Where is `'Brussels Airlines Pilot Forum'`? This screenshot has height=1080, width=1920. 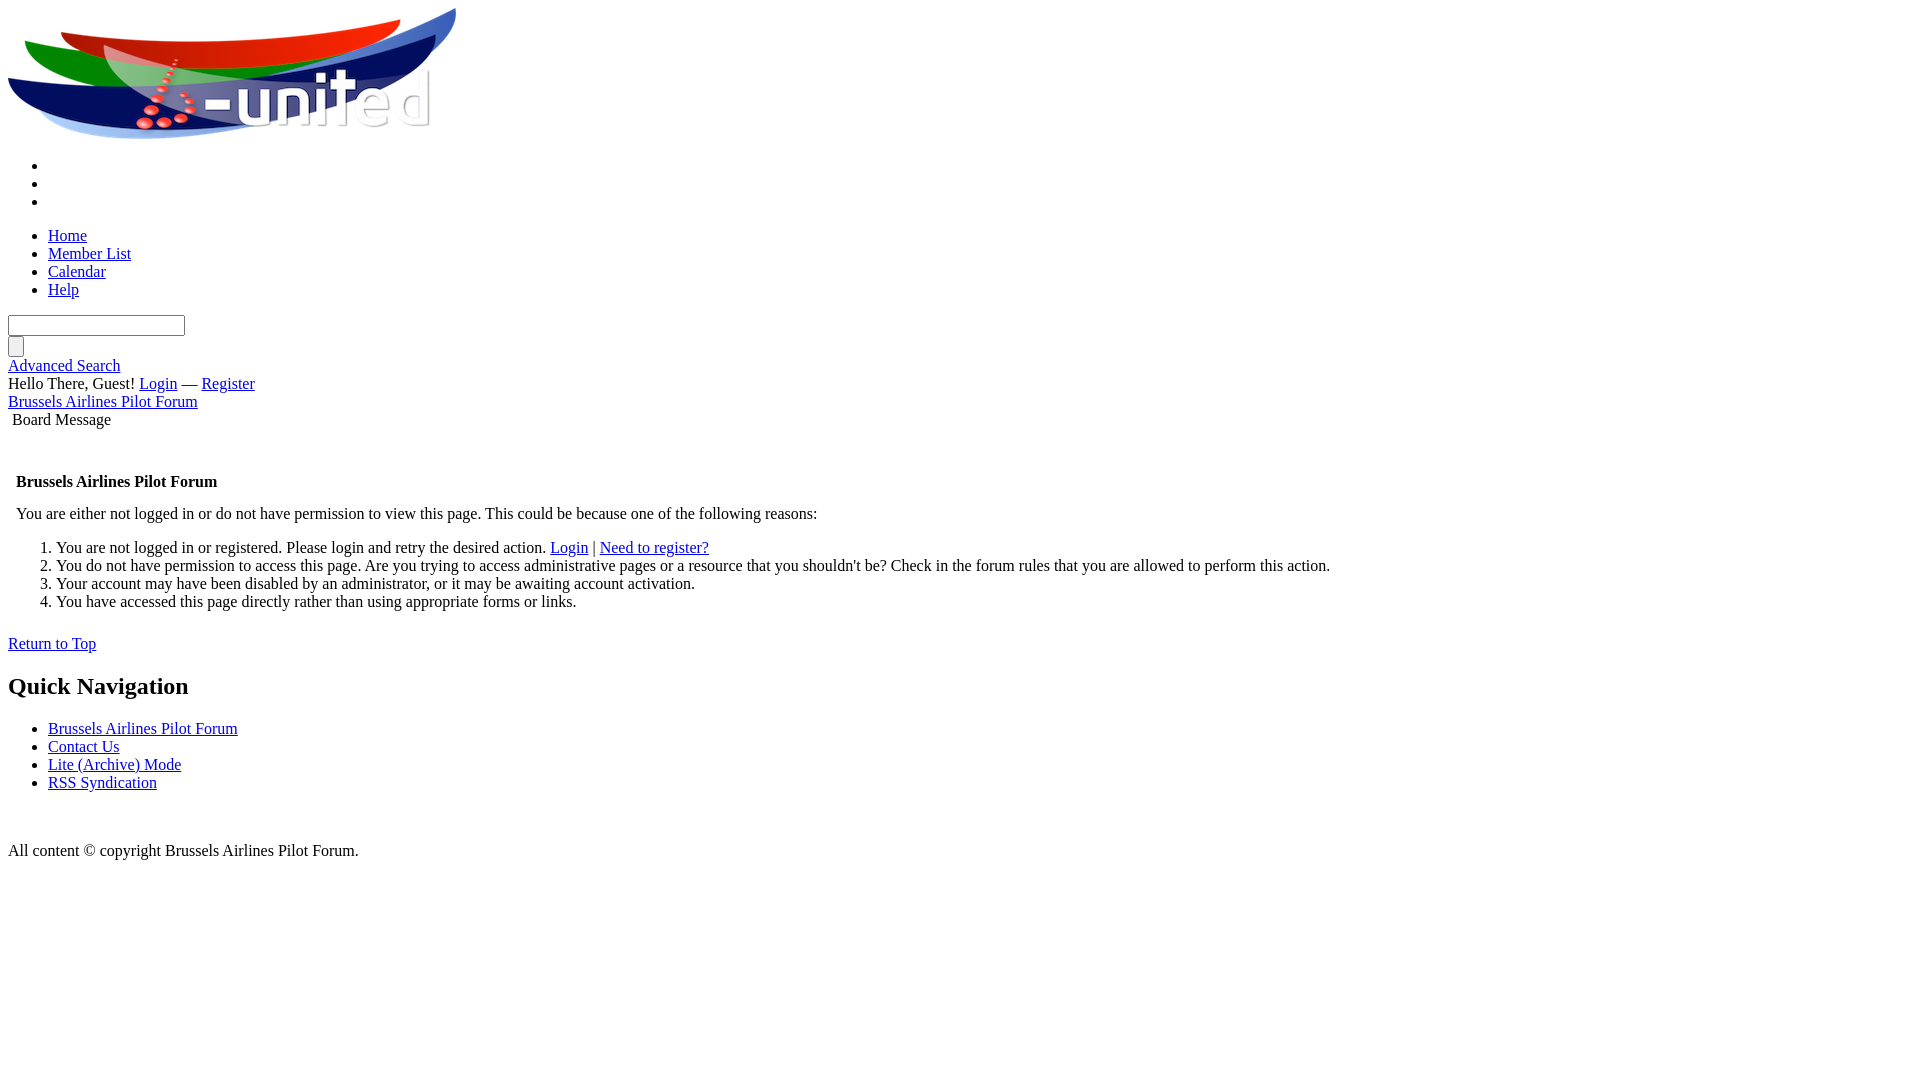
'Brussels Airlines Pilot Forum' is located at coordinates (142, 728).